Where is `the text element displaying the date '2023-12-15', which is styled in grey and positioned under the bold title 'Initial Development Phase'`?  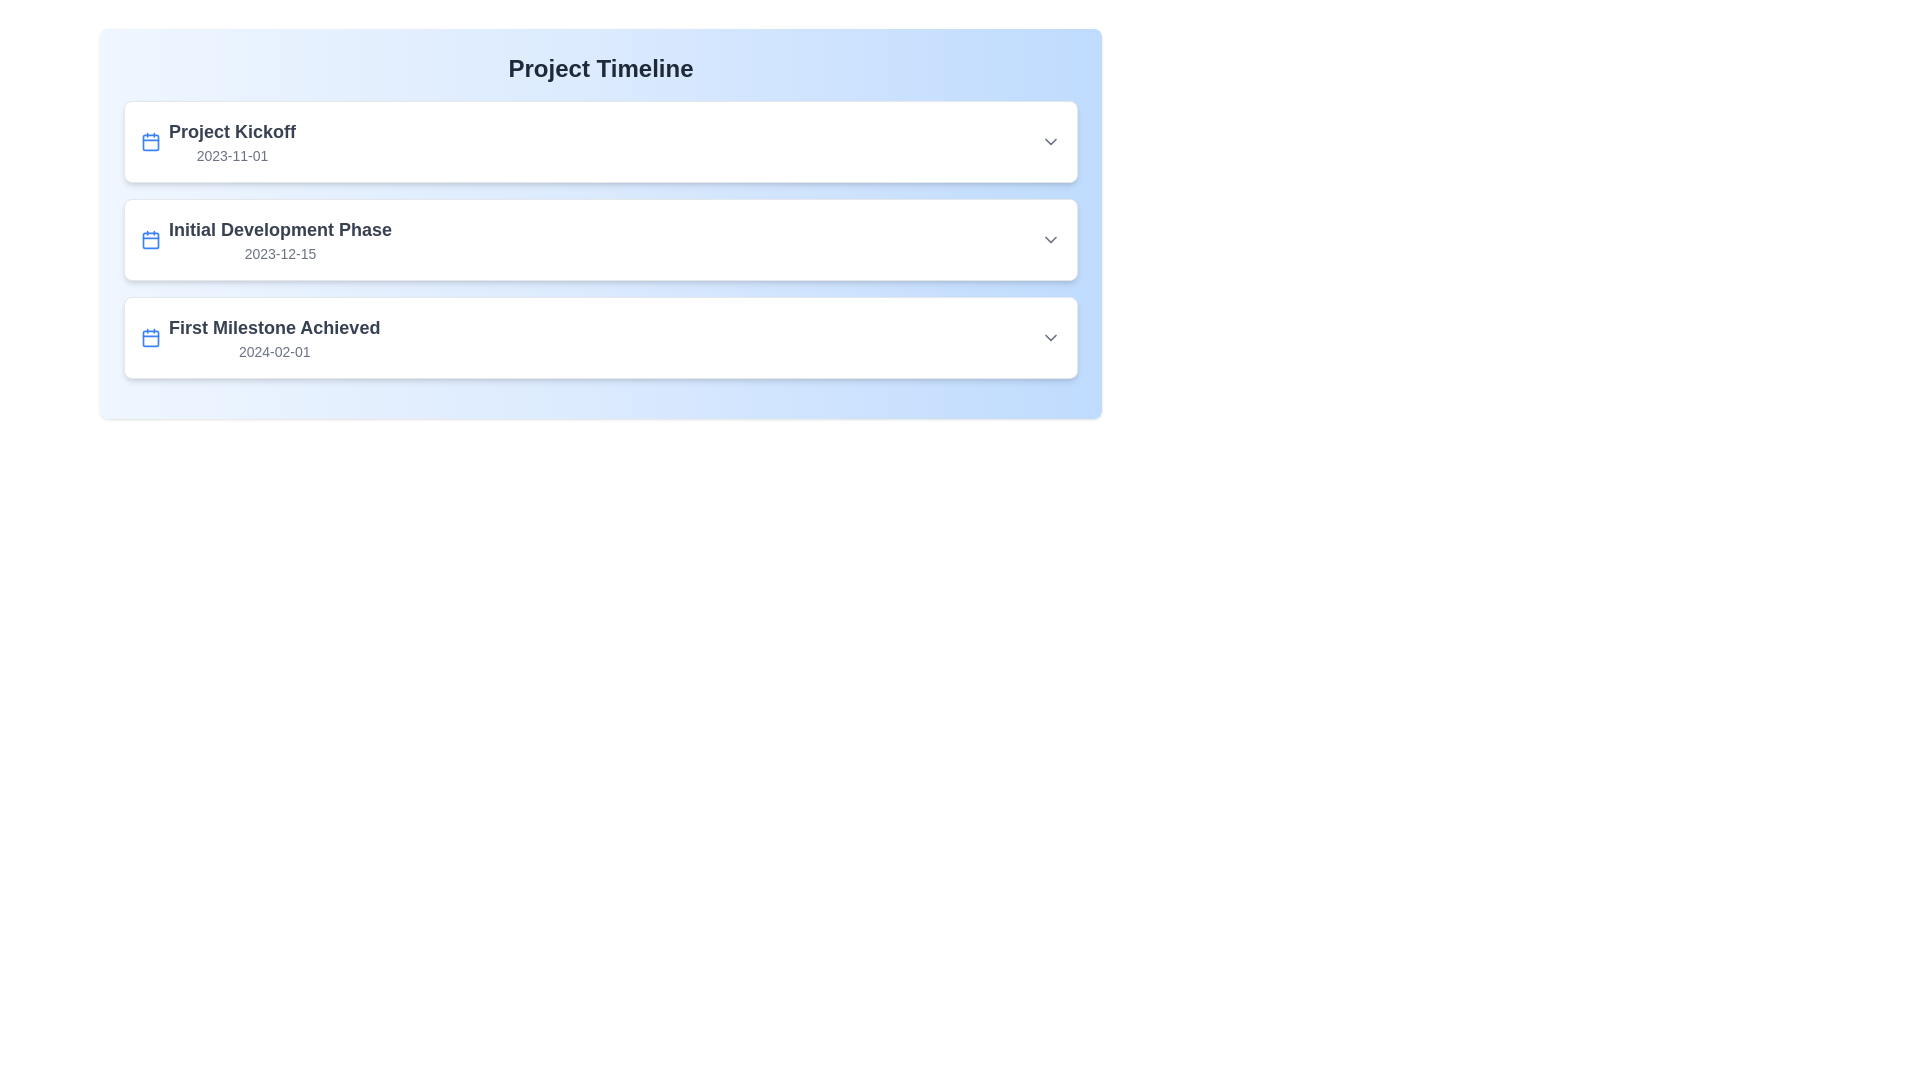
the text element displaying the date '2023-12-15', which is styled in grey and positioned under the bold title 'Initial Development Phase' is located at coordinates (279, 253).